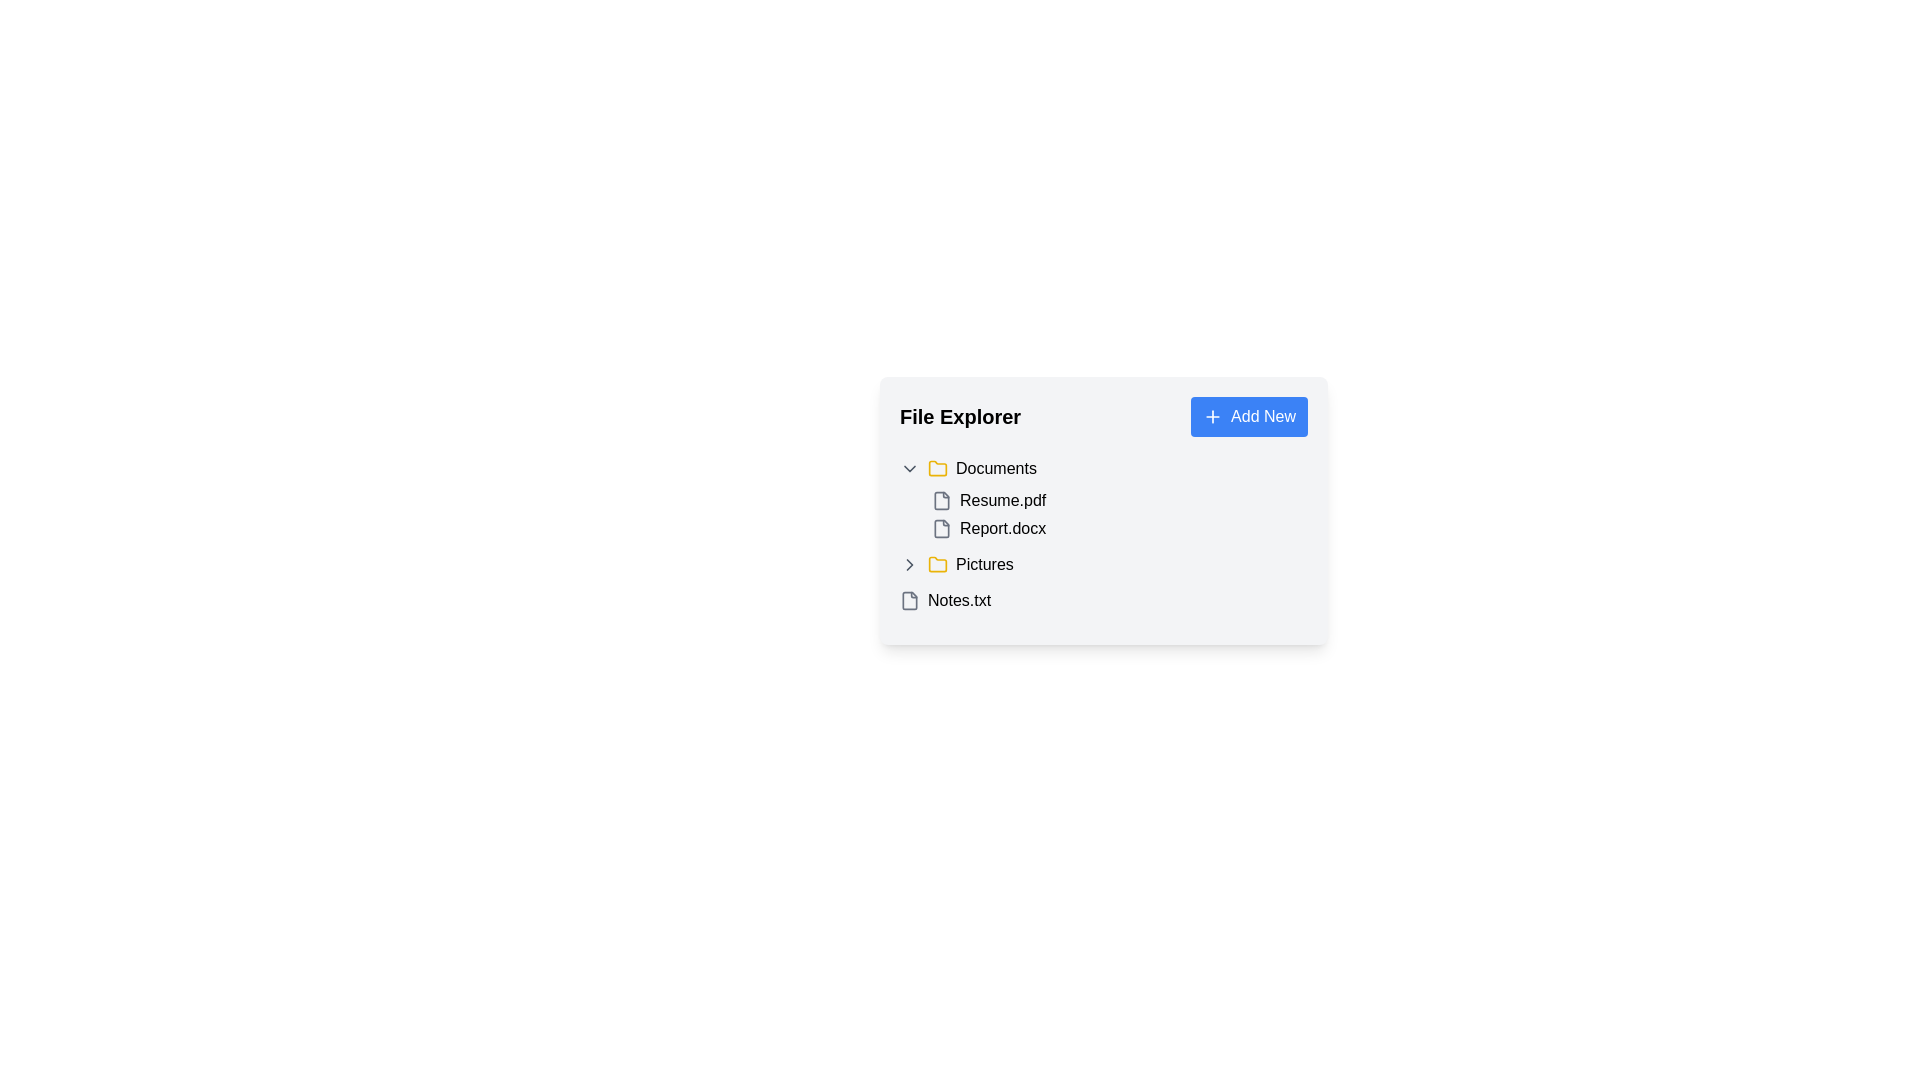  Describe the element at coordinates (1103, 564) in the screenshot. I see `the 'Pictures' folder item in the file explorer` at that location.